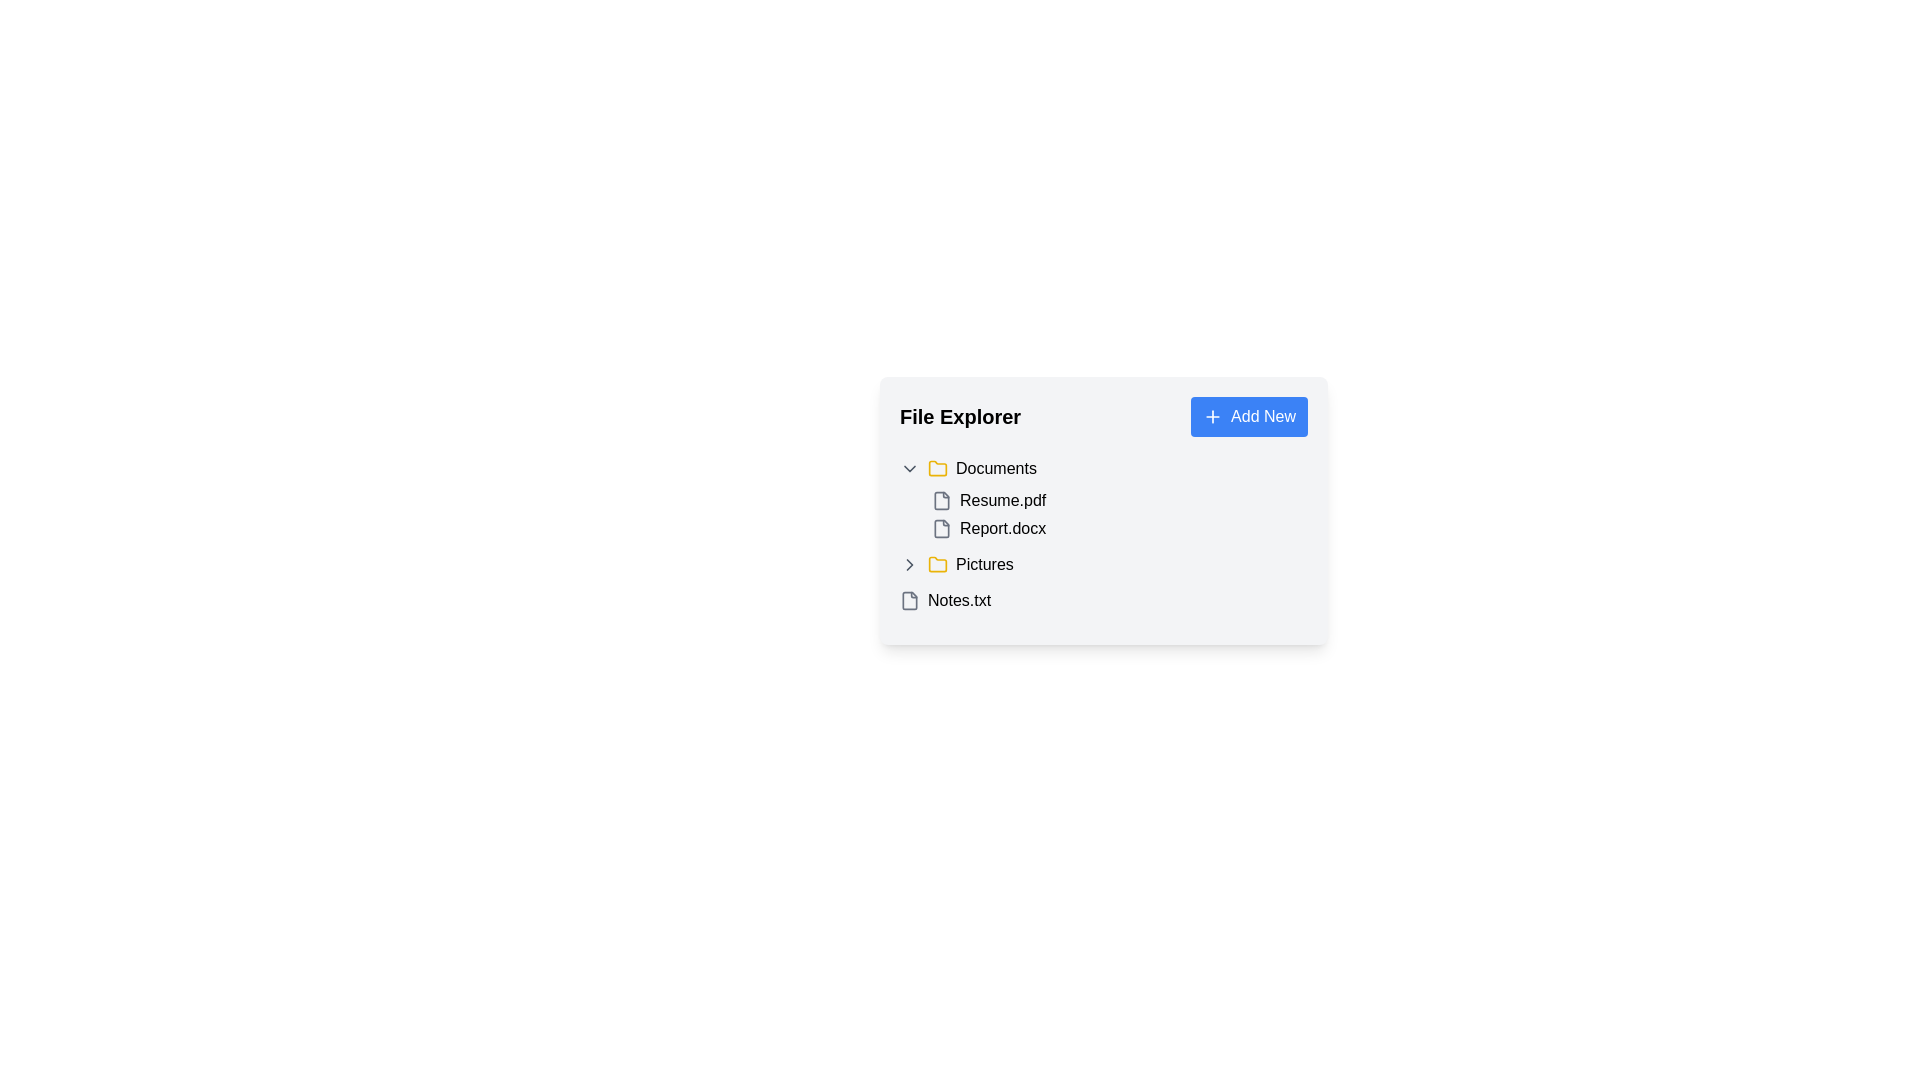  Describe the element at coordinates (1103, 564) in the screenshot. I see `the 'Pictures' folder item in the file explorer` at that location.